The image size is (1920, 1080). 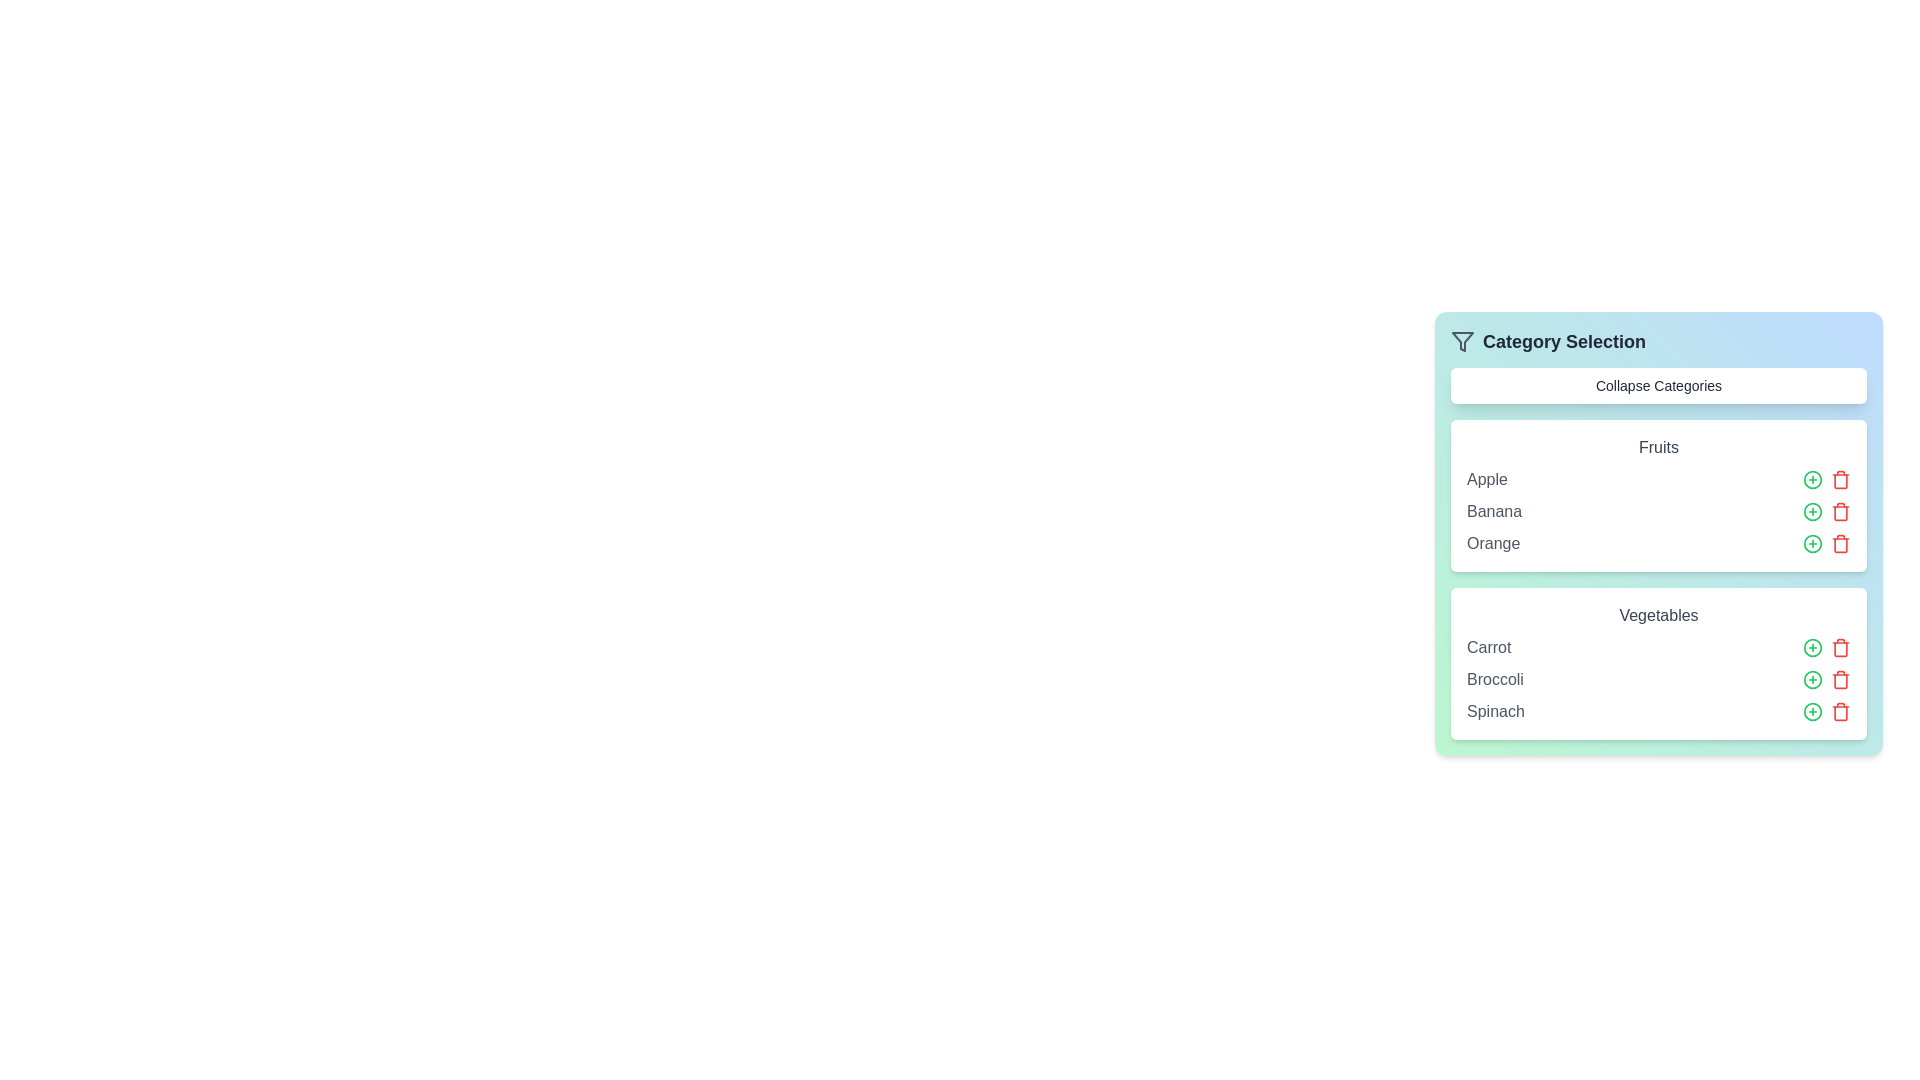 I want to click on the green '+' button next to the item Spinach to add it to the selected list, so click(x=1813, y=711).